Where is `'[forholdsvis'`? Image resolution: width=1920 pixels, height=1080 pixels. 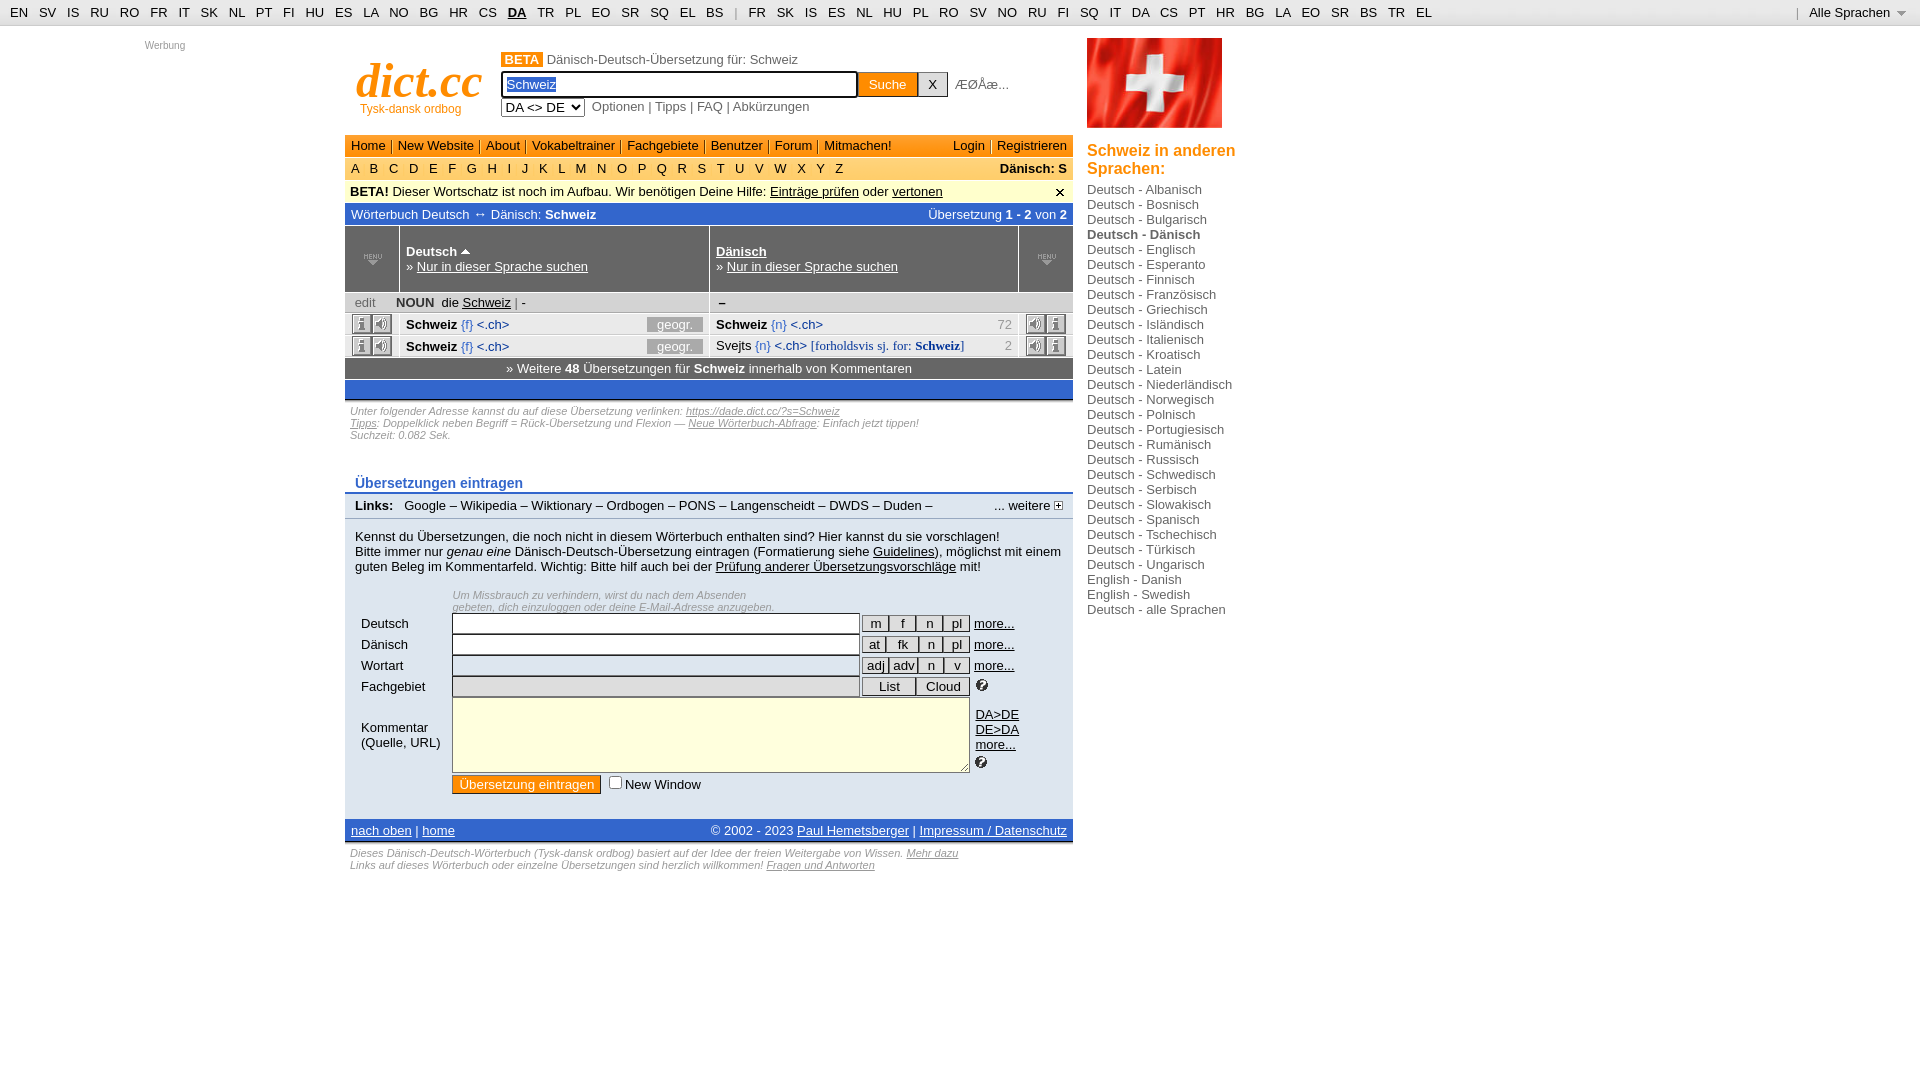 '[forholdsvis' is located at coordinates (842, 344).